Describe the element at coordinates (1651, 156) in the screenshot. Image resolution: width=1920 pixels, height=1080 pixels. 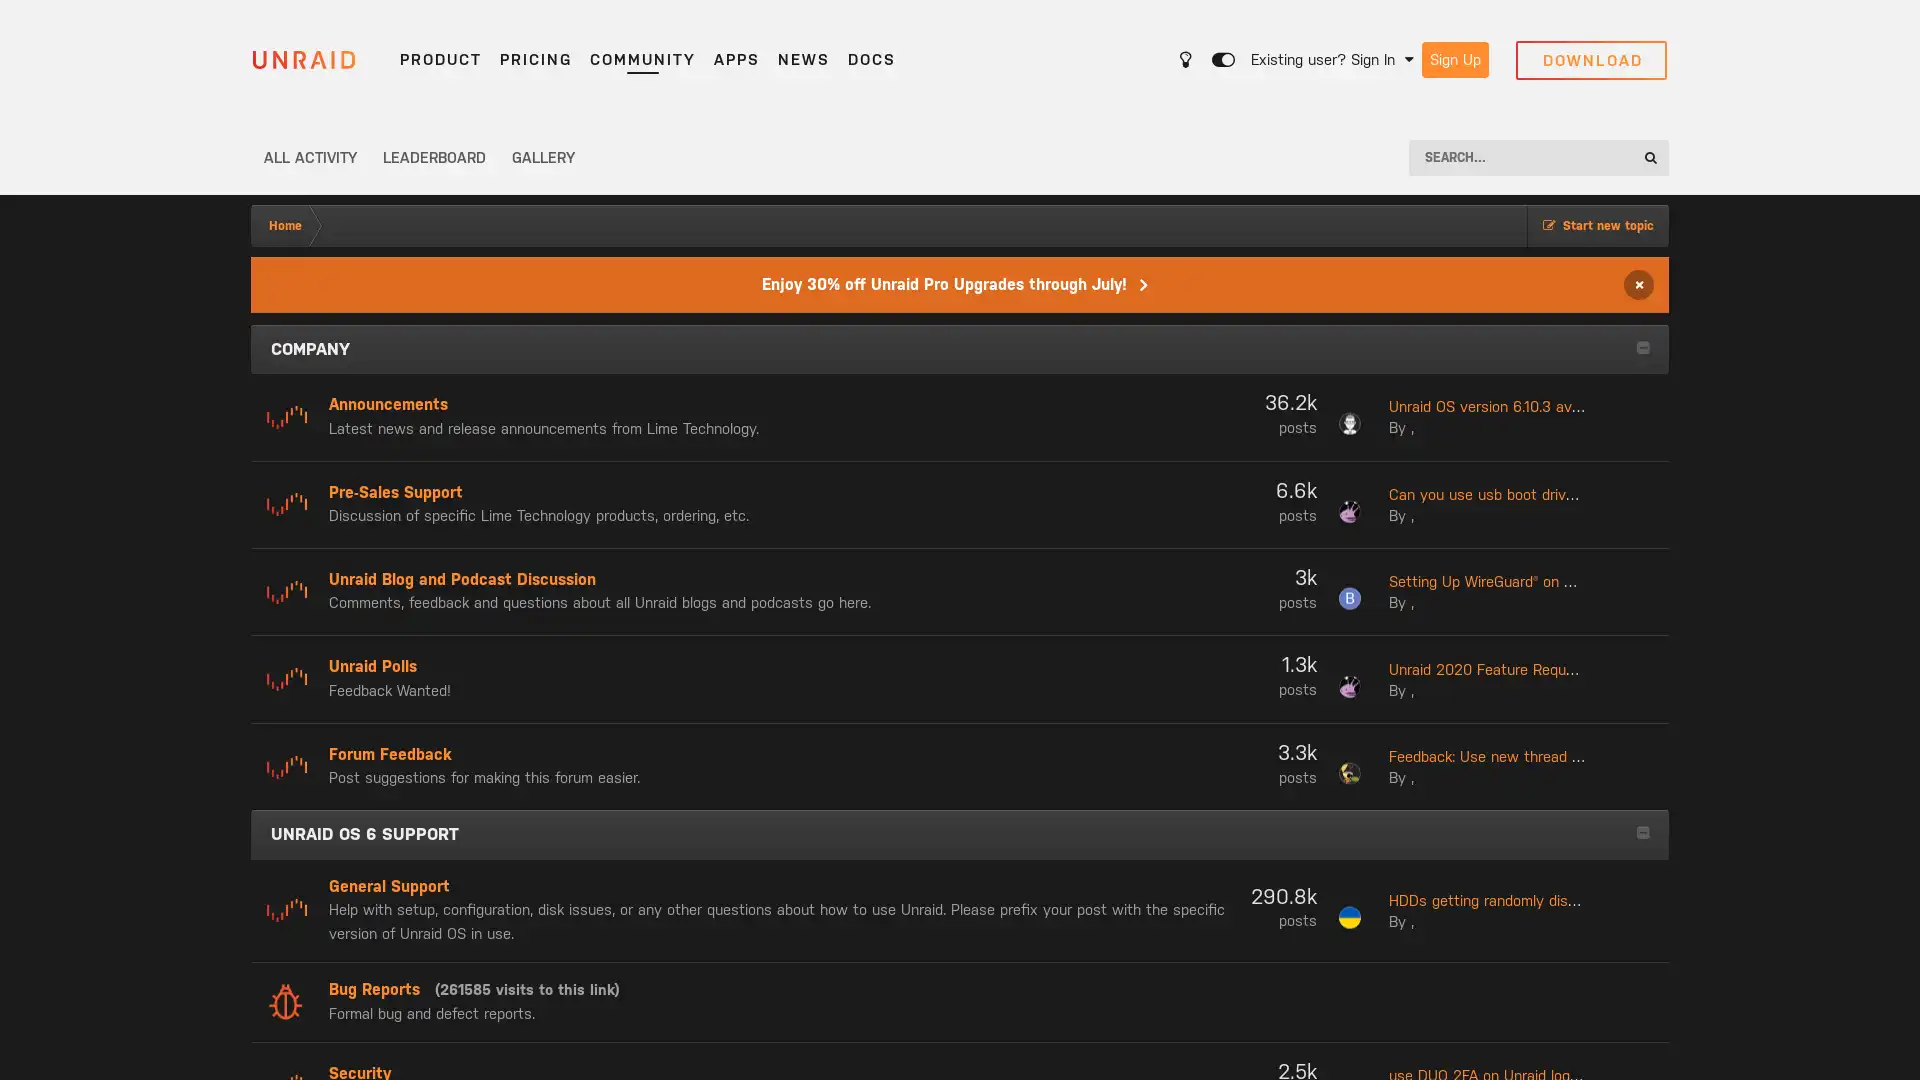
I see `Search` at that location.